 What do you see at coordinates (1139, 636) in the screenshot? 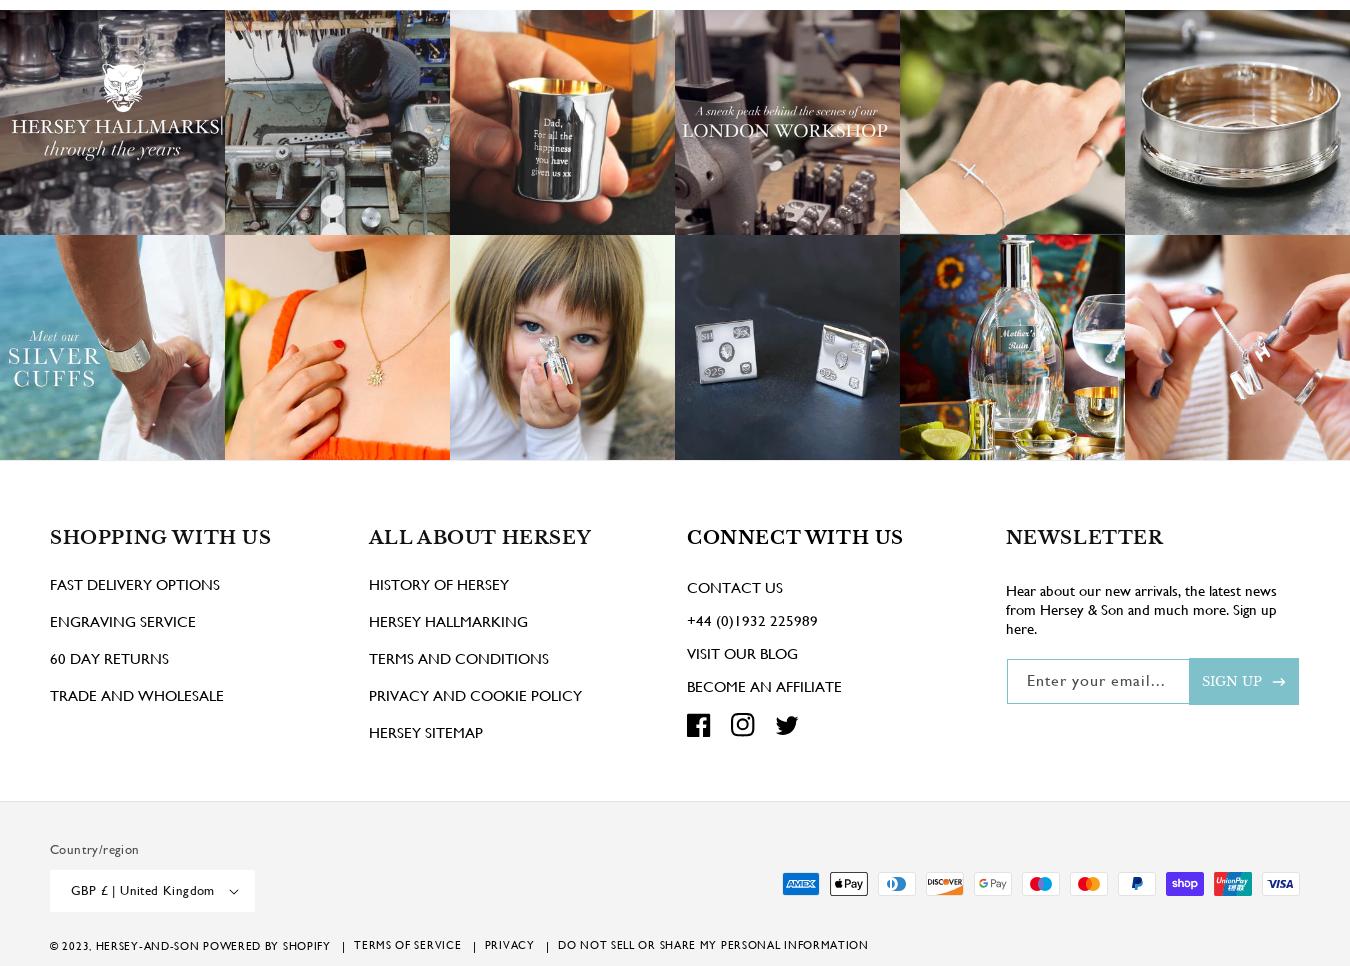
I see `'Hear about our new arrivals, the latest news from Hersey & Son and much more. Sign up here.'` at bounding box center [1139, 636].